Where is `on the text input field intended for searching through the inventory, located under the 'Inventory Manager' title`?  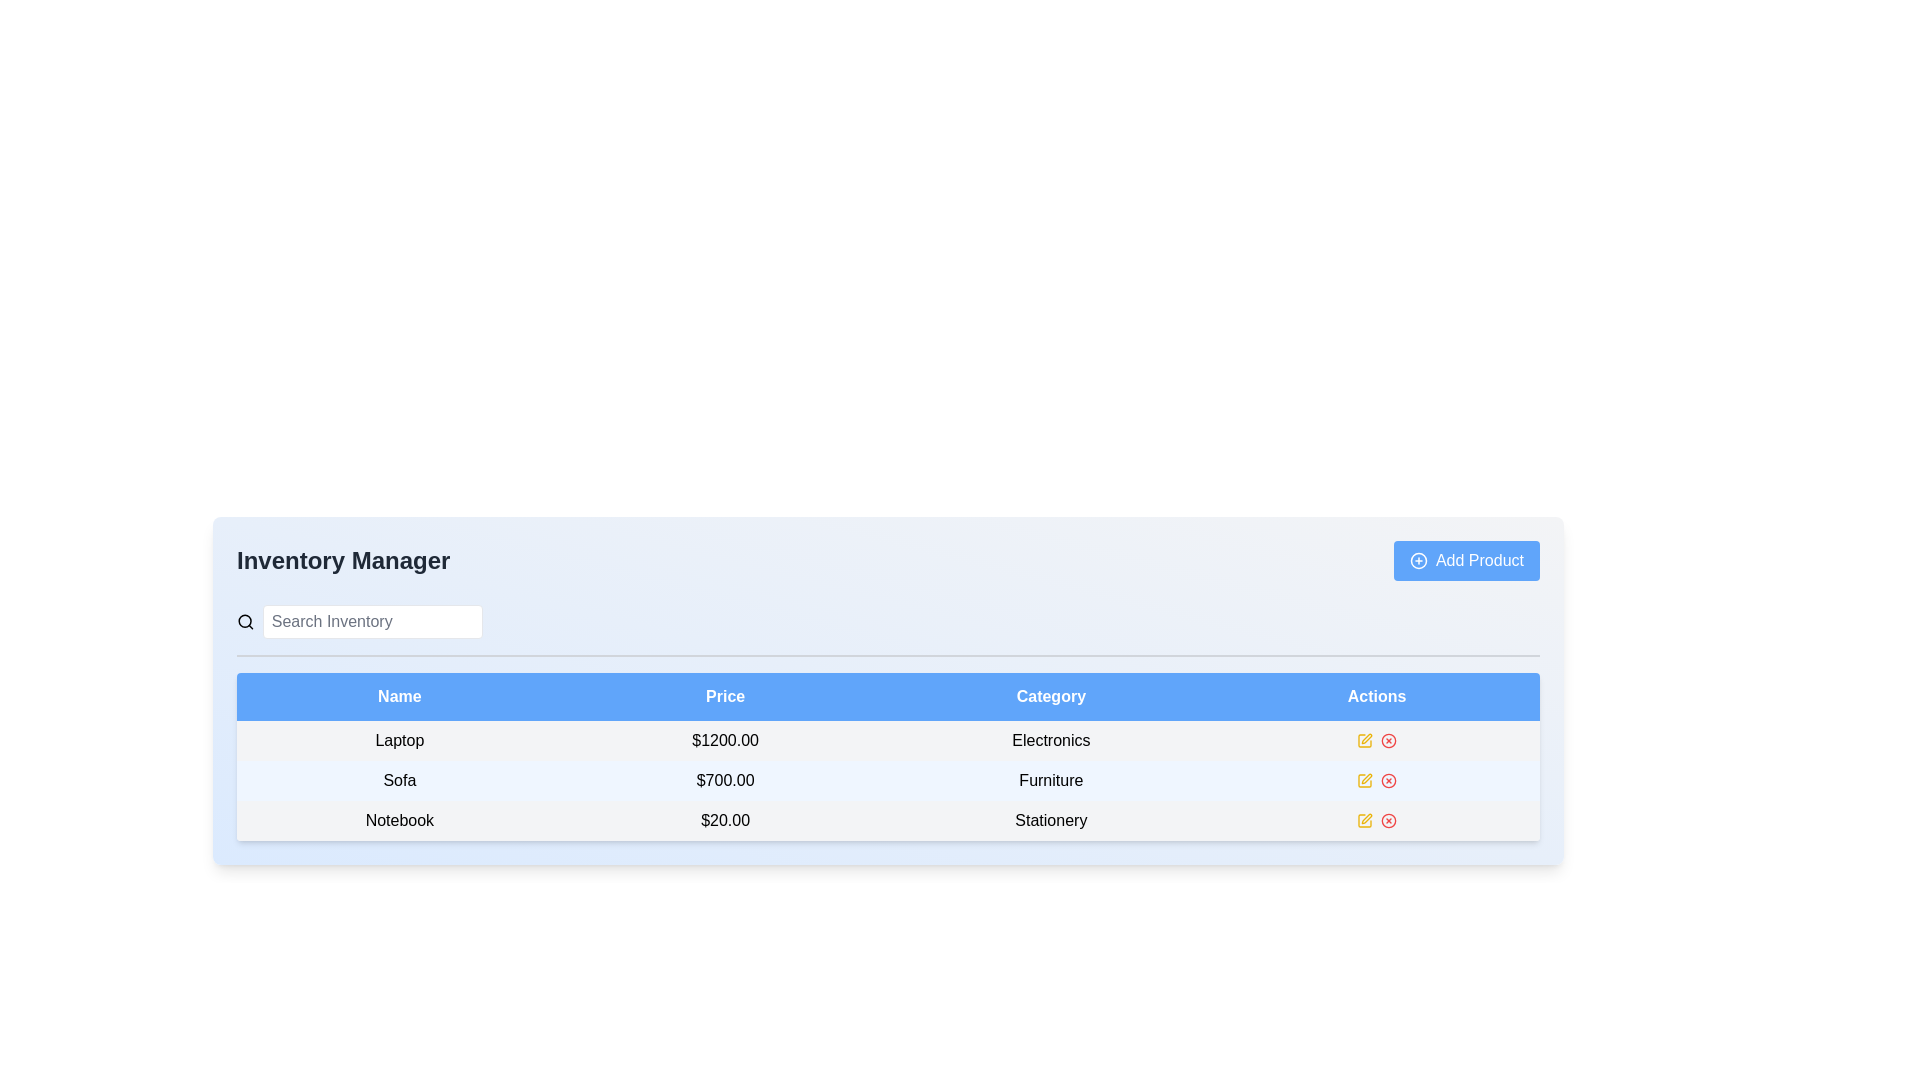
on the text input field intended for searching through the inventory, located under the 'Inventory Manager' title is located at coordinates (372, 620).